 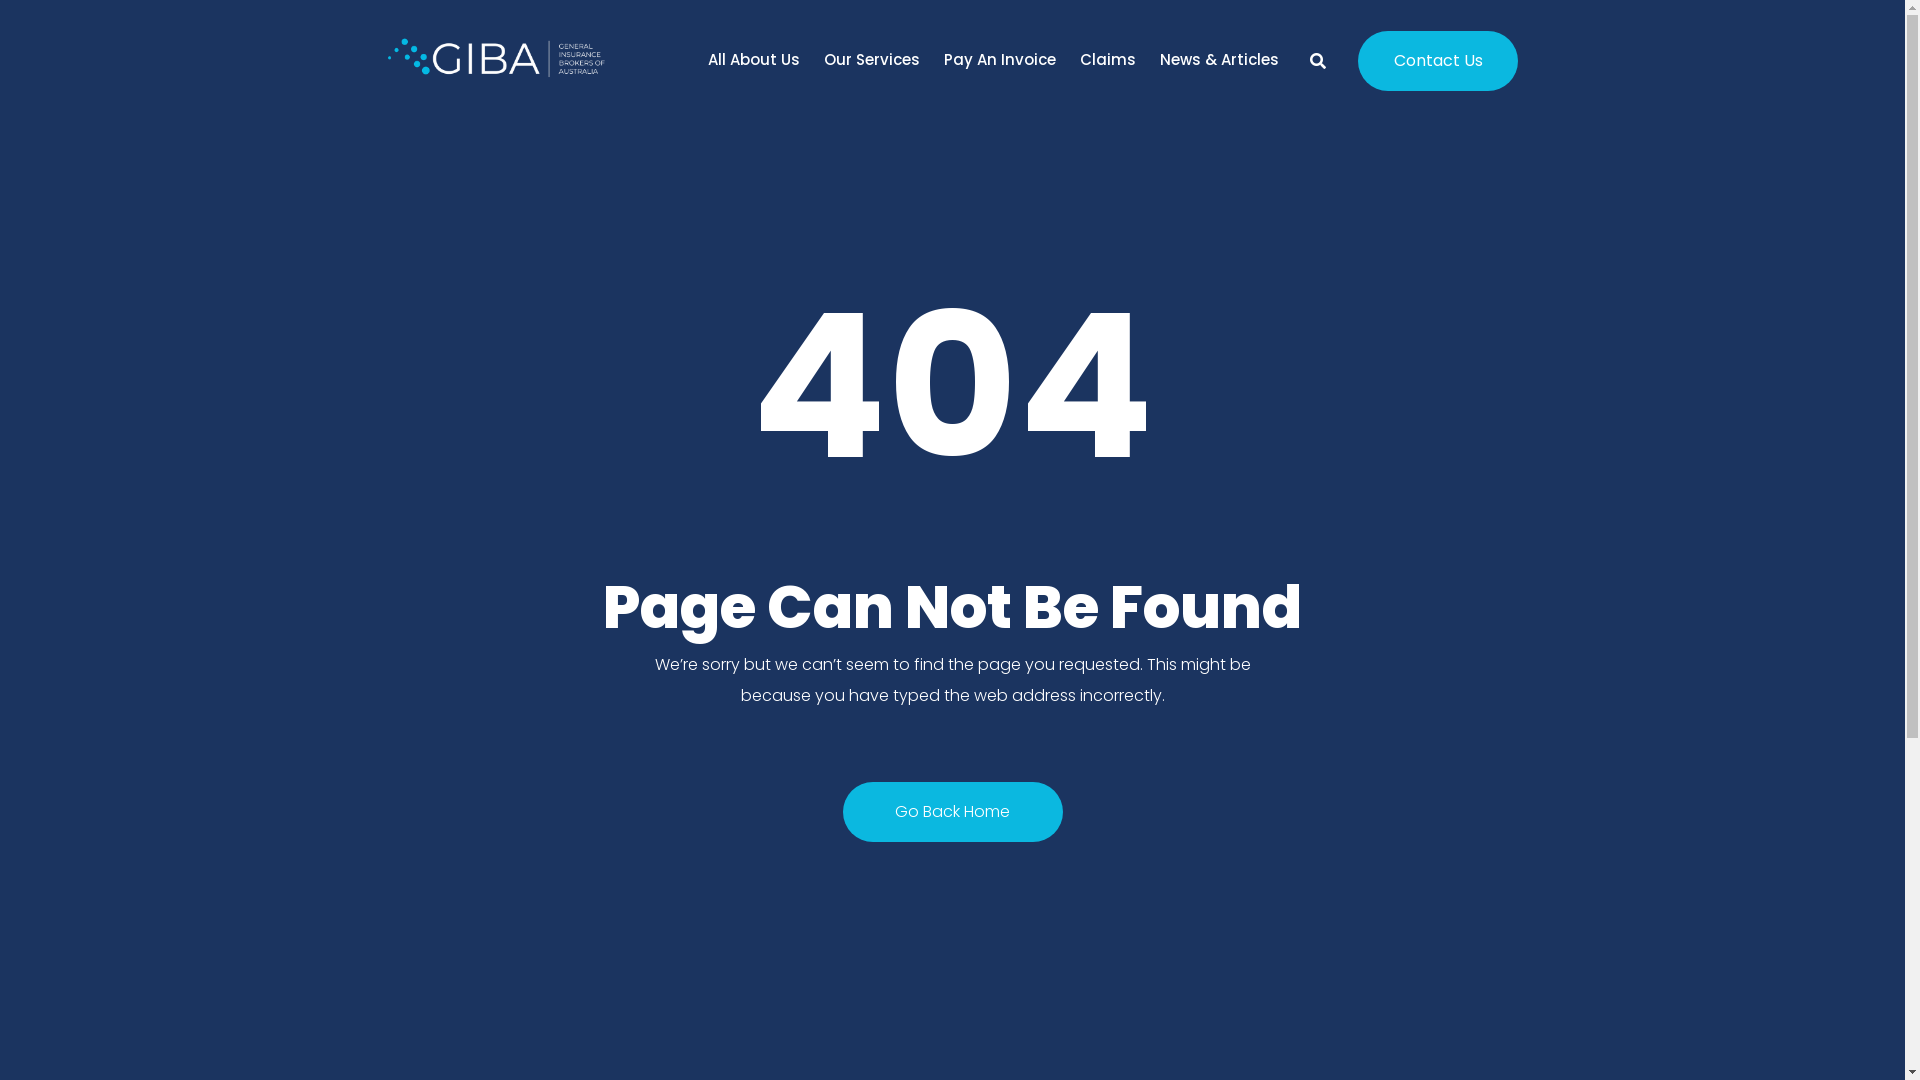 What do you see at coordinates (950, 812) in the screenshot?
I see `'Go Back Home'` at bounding box center [950, 812].